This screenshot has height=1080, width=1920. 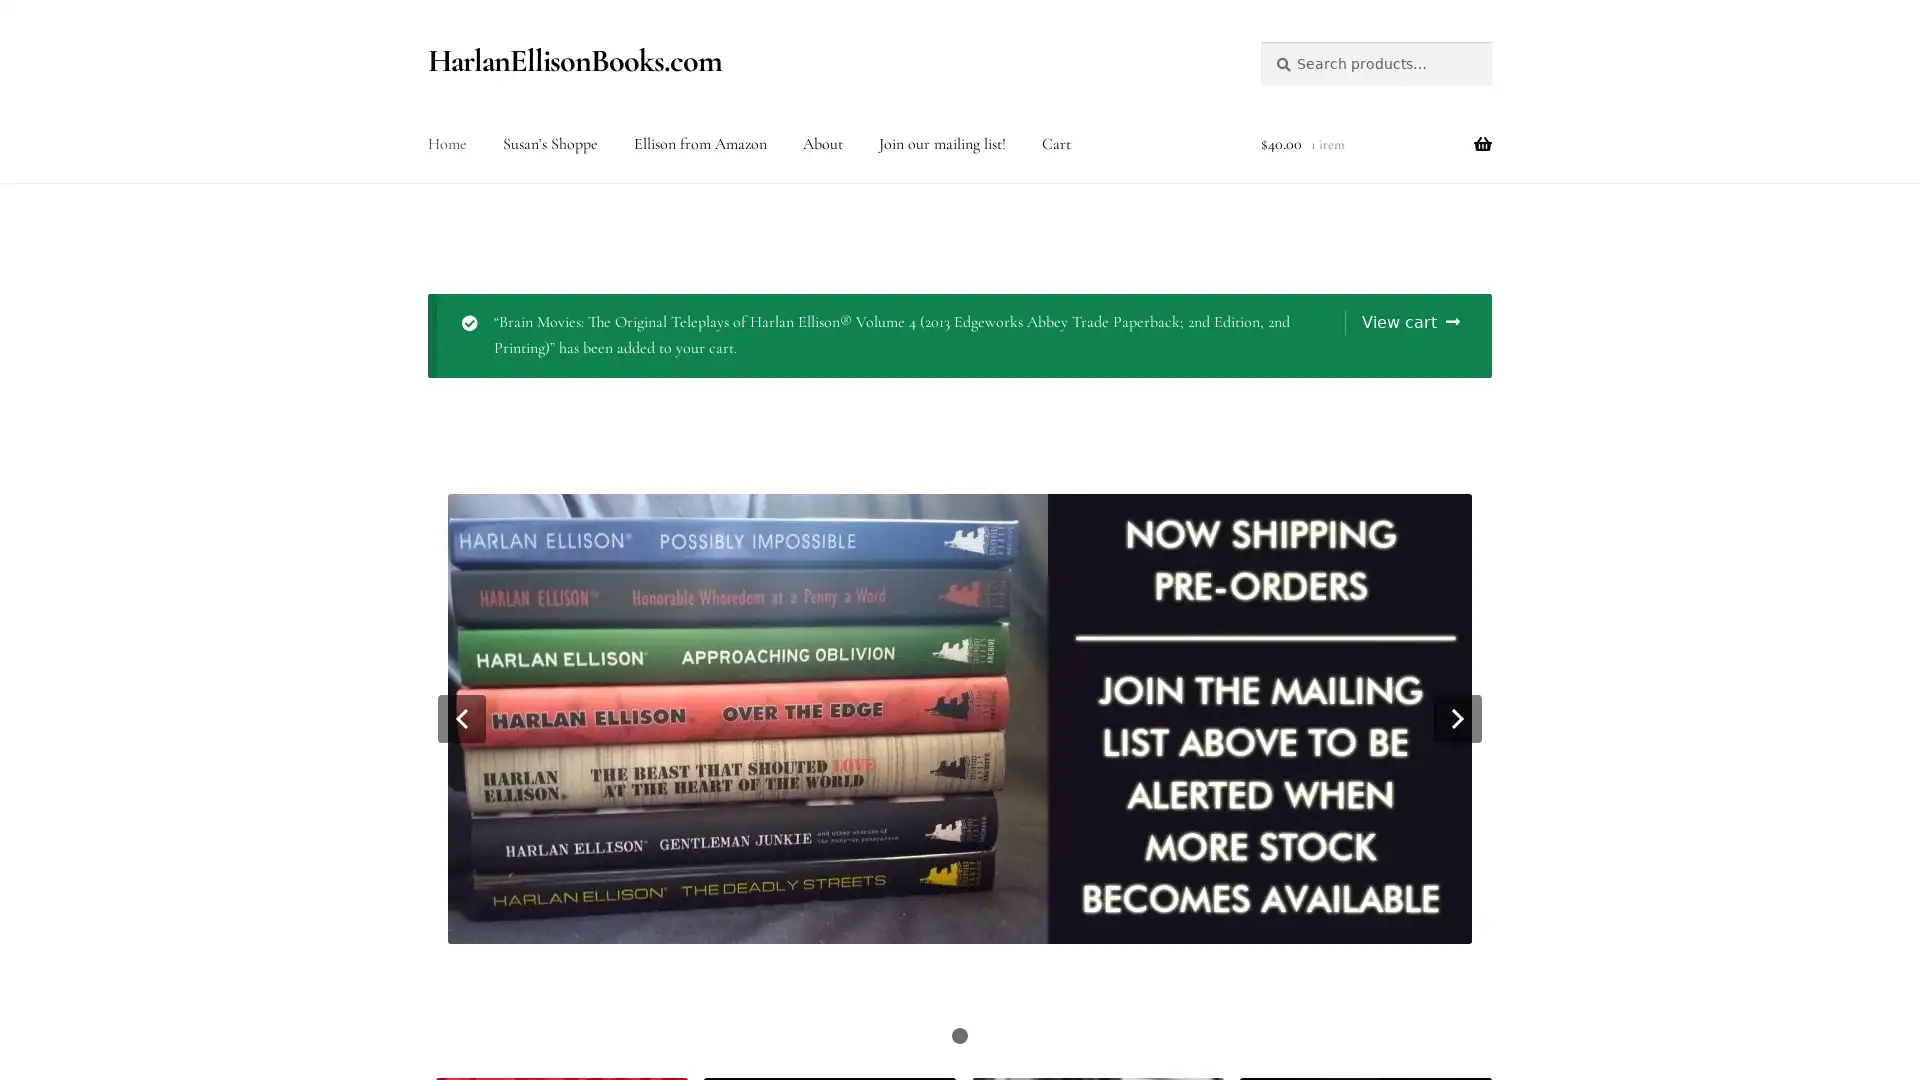 I want to click on Search, so click(x=1258, y=40).